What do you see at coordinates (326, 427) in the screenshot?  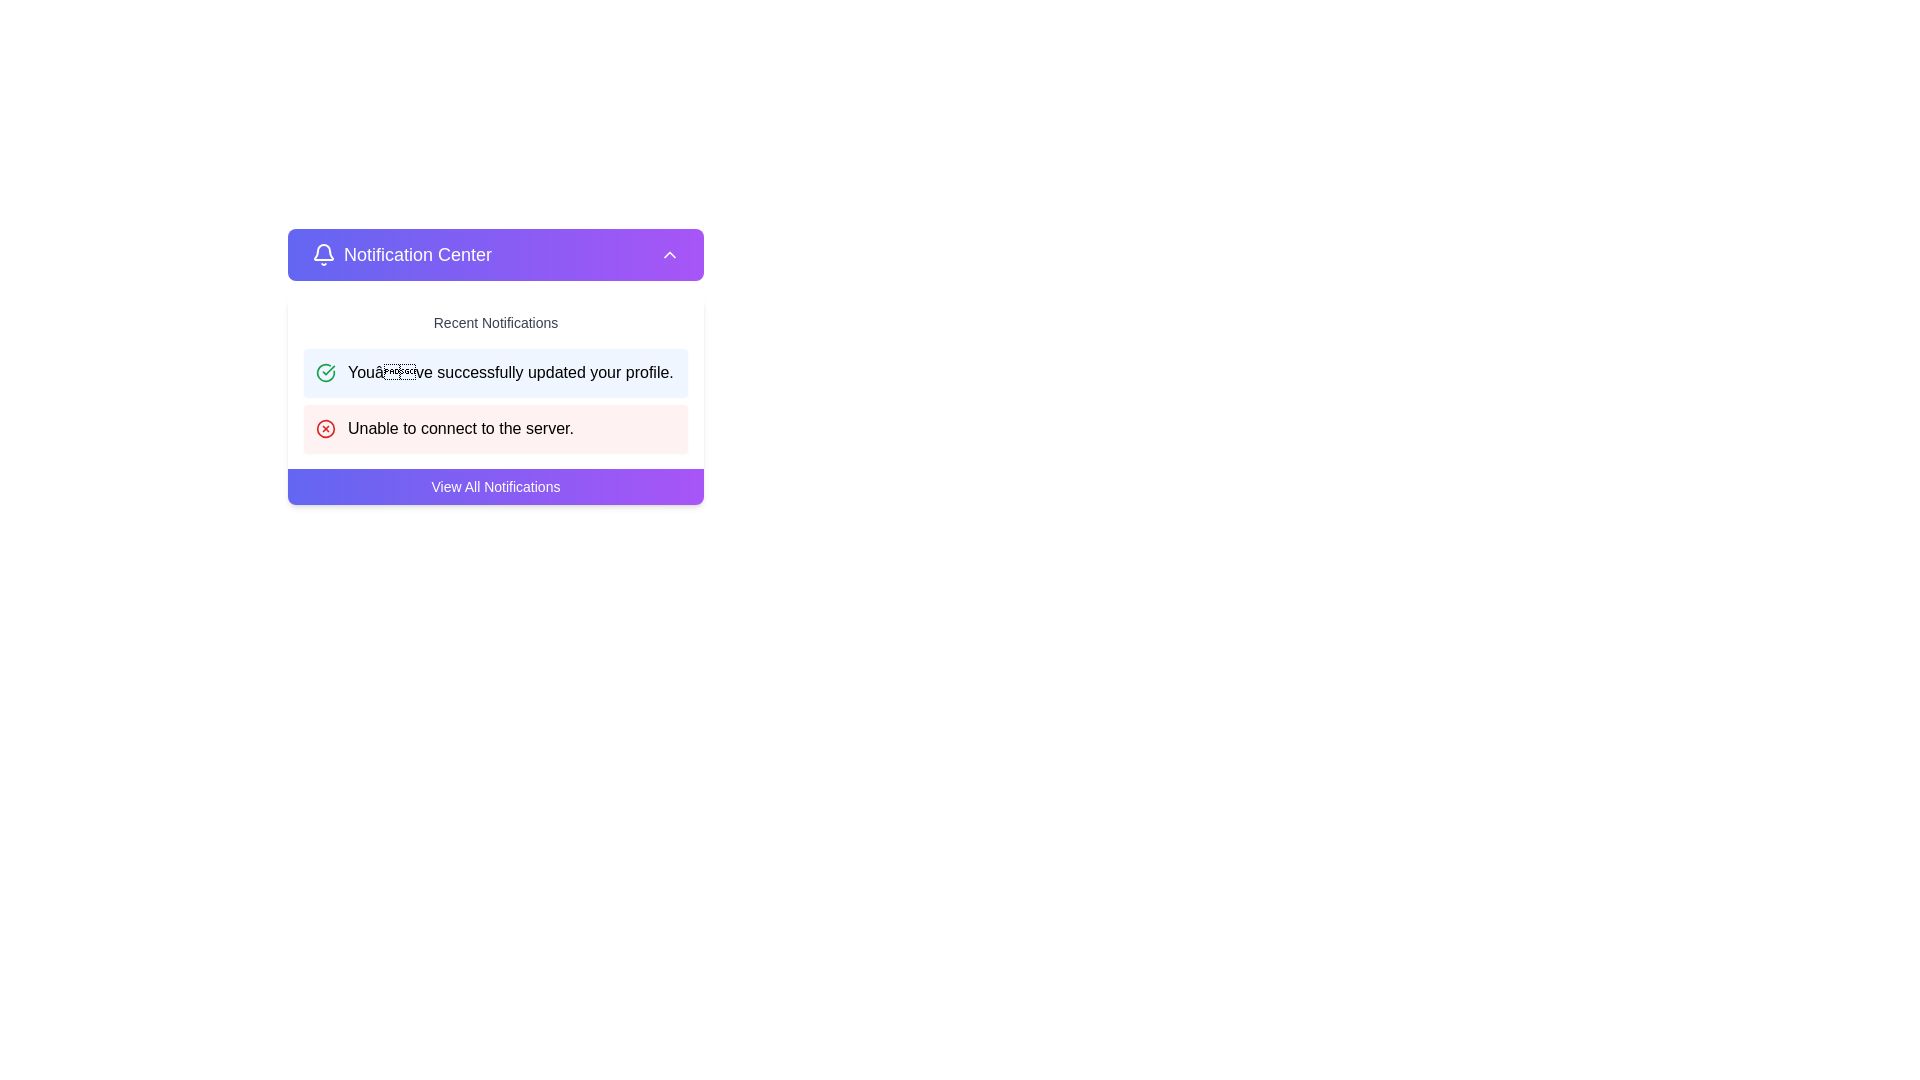 I see `the error icon located to the left of the text 'Unable to connect to the server.' in the second notification within the 'Notification Center'` at bounding box center [326, 427].